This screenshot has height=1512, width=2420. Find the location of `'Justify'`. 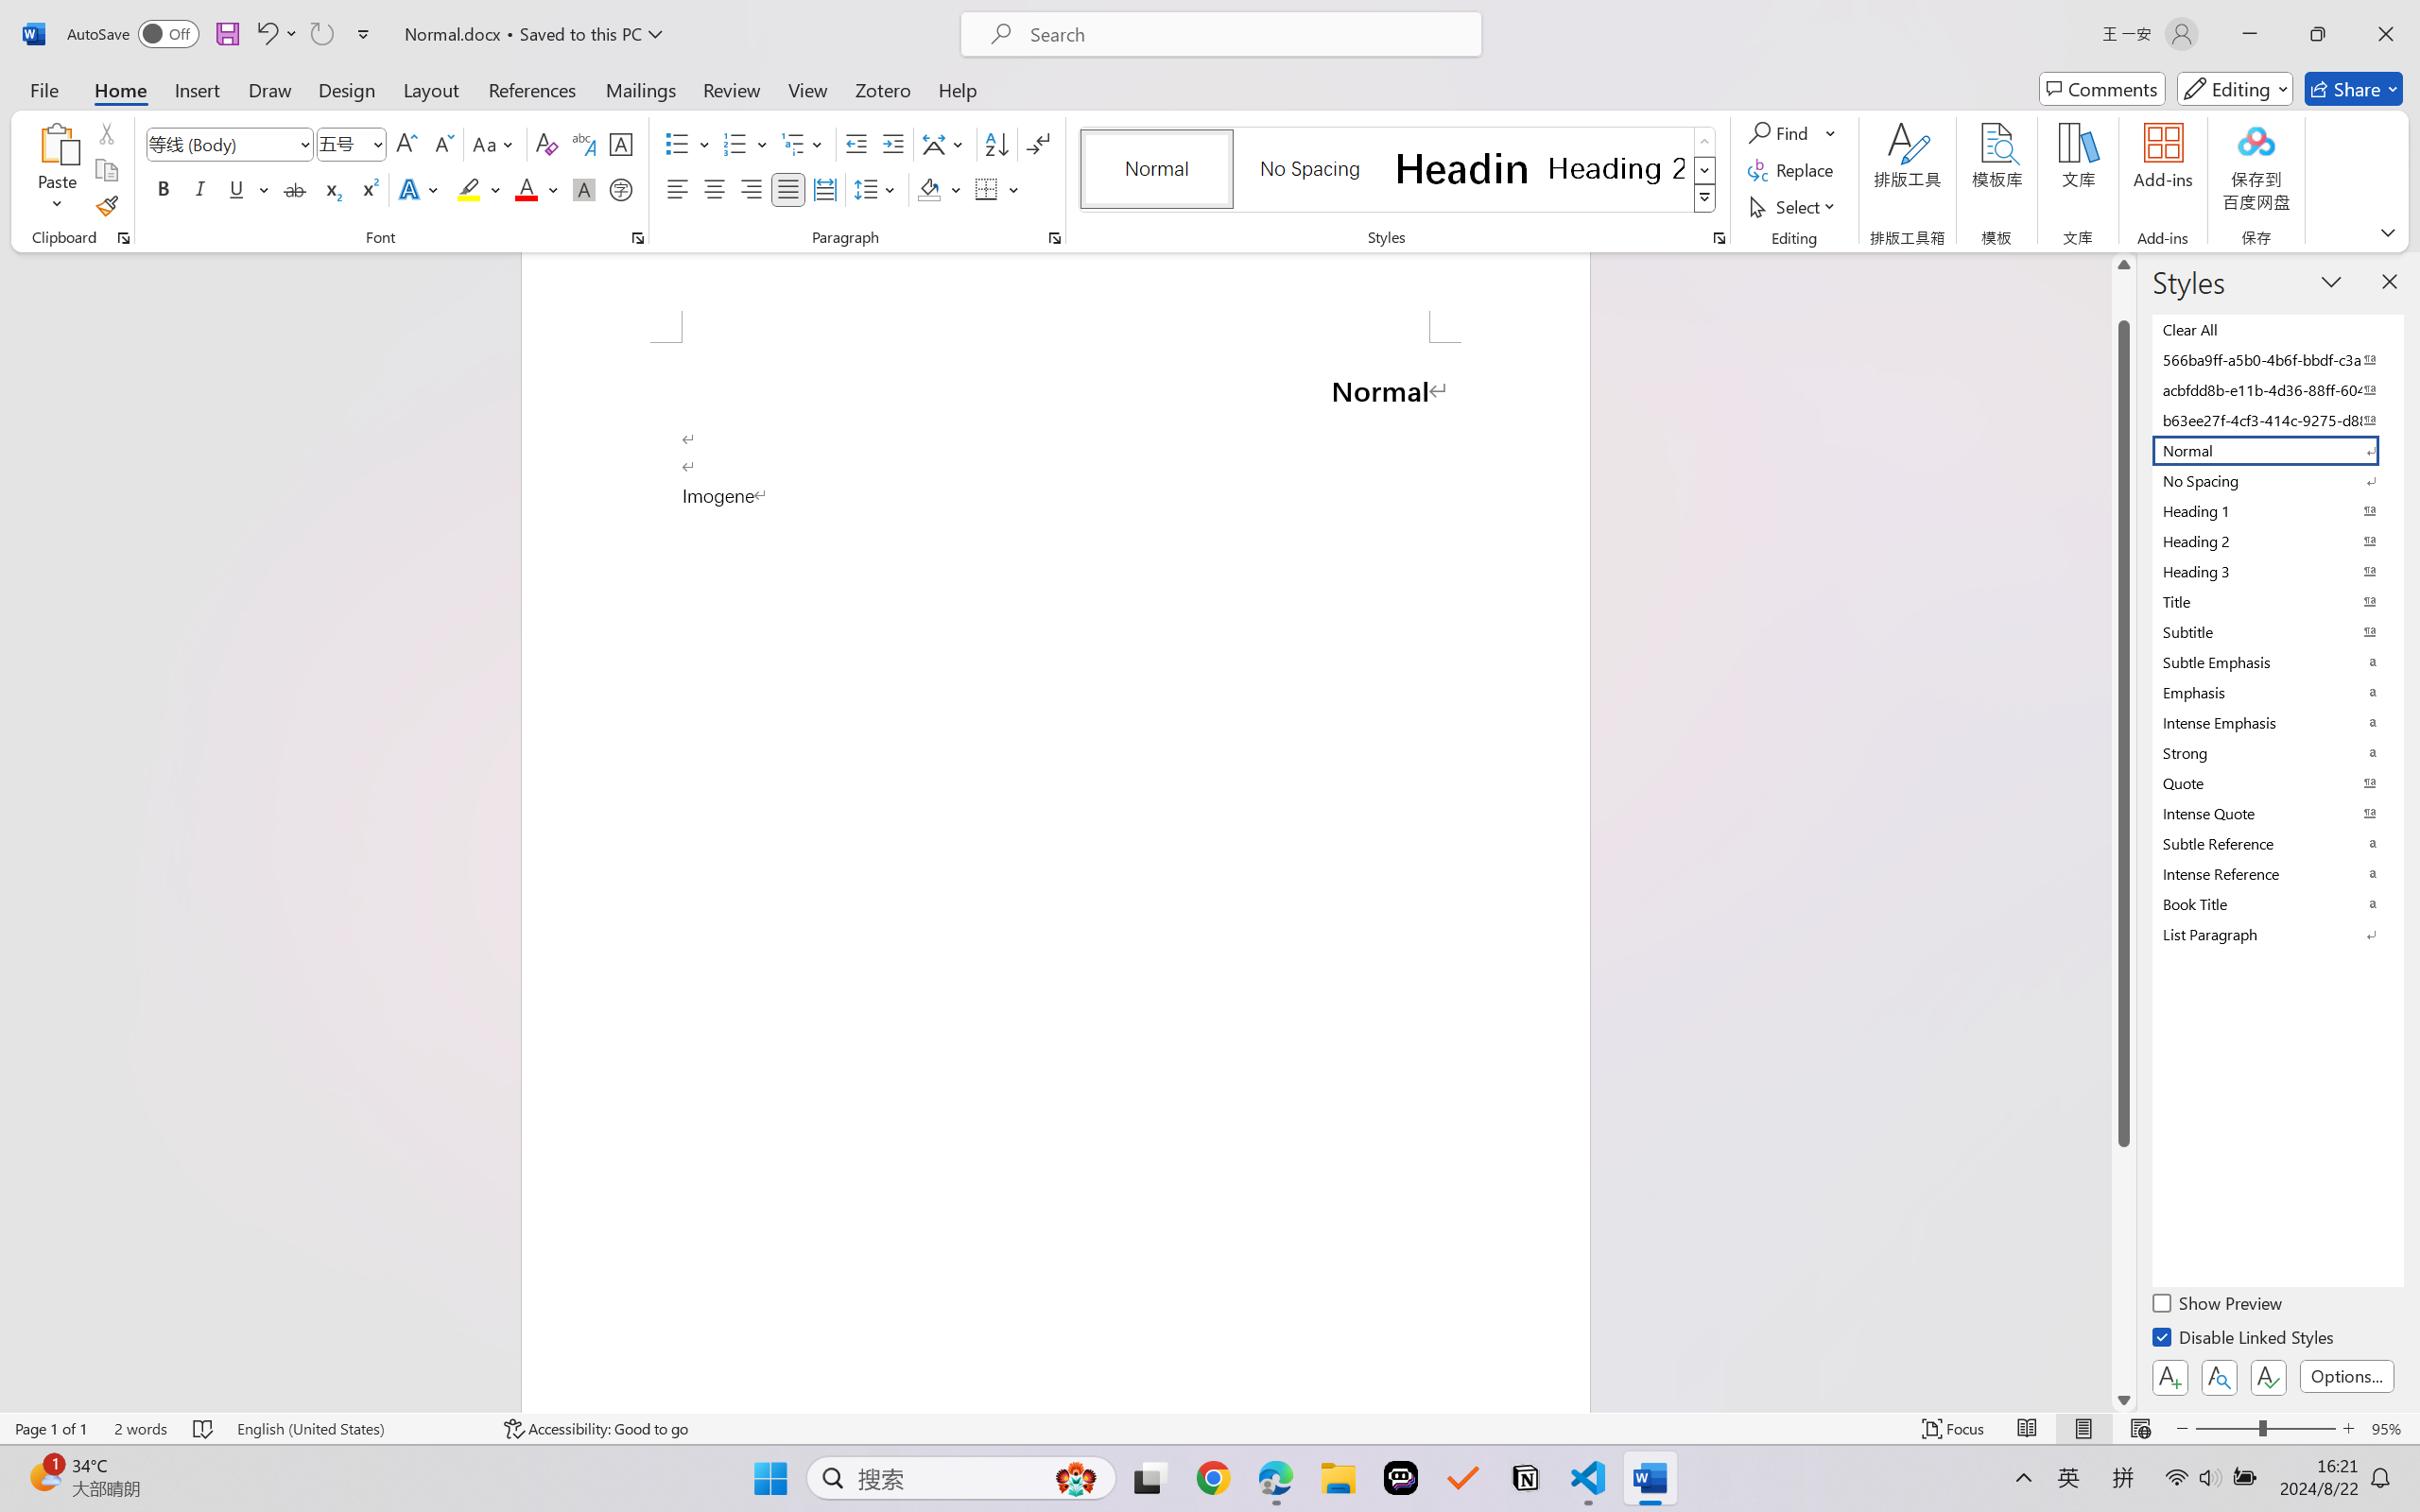

'Justify' is located at coordinates (787, 188).